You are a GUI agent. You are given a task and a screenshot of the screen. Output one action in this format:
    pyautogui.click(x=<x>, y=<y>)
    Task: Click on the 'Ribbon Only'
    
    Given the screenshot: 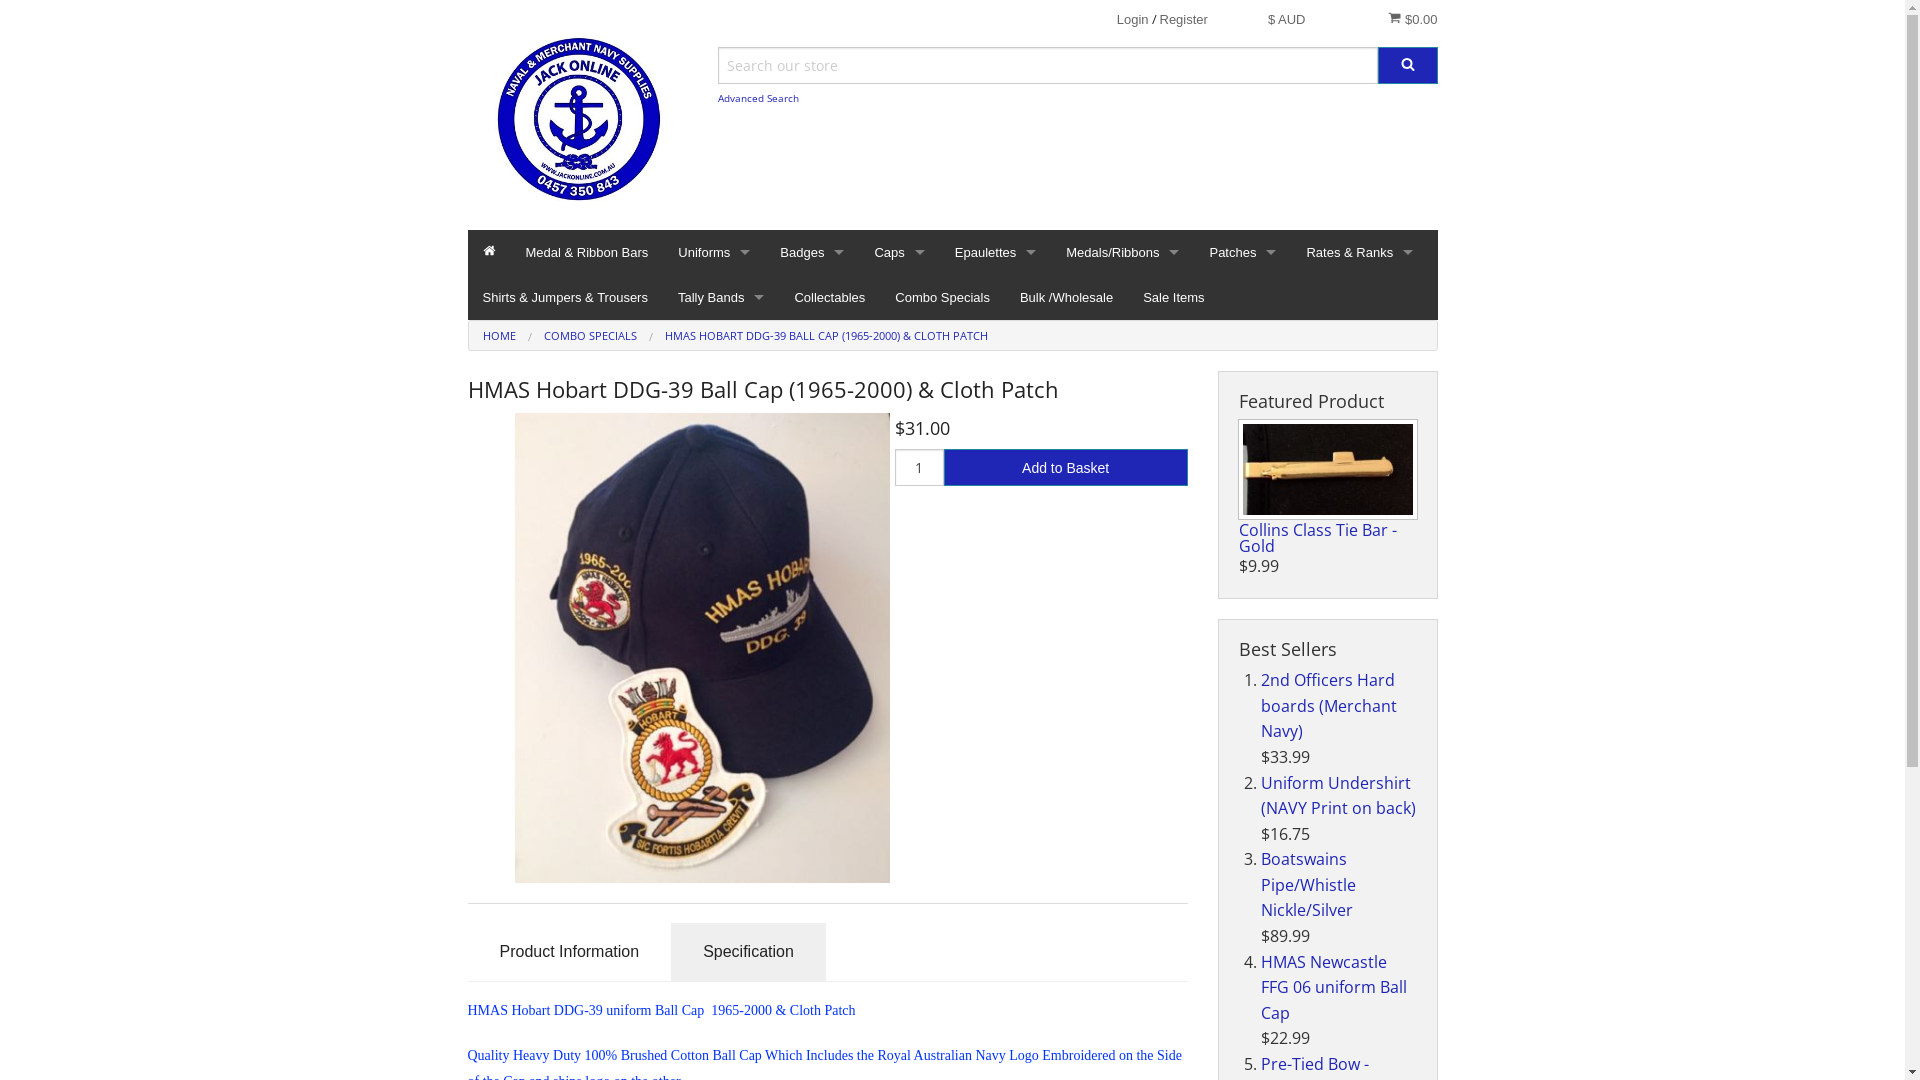 What is the action you would take?
    pyautogui.click(x=1122, y=367)
    